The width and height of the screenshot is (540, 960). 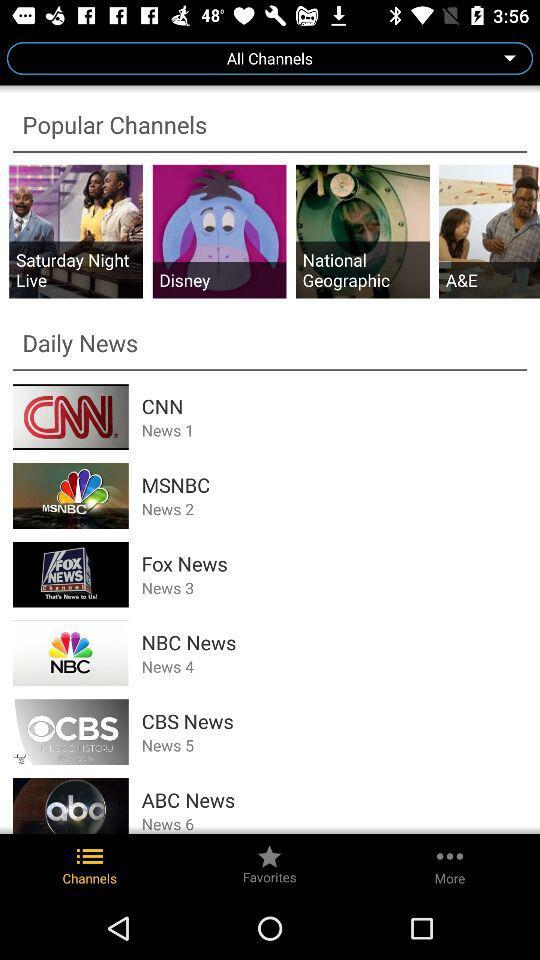 I want to click on the icon above news 1 item, so click(x=334, y=405).